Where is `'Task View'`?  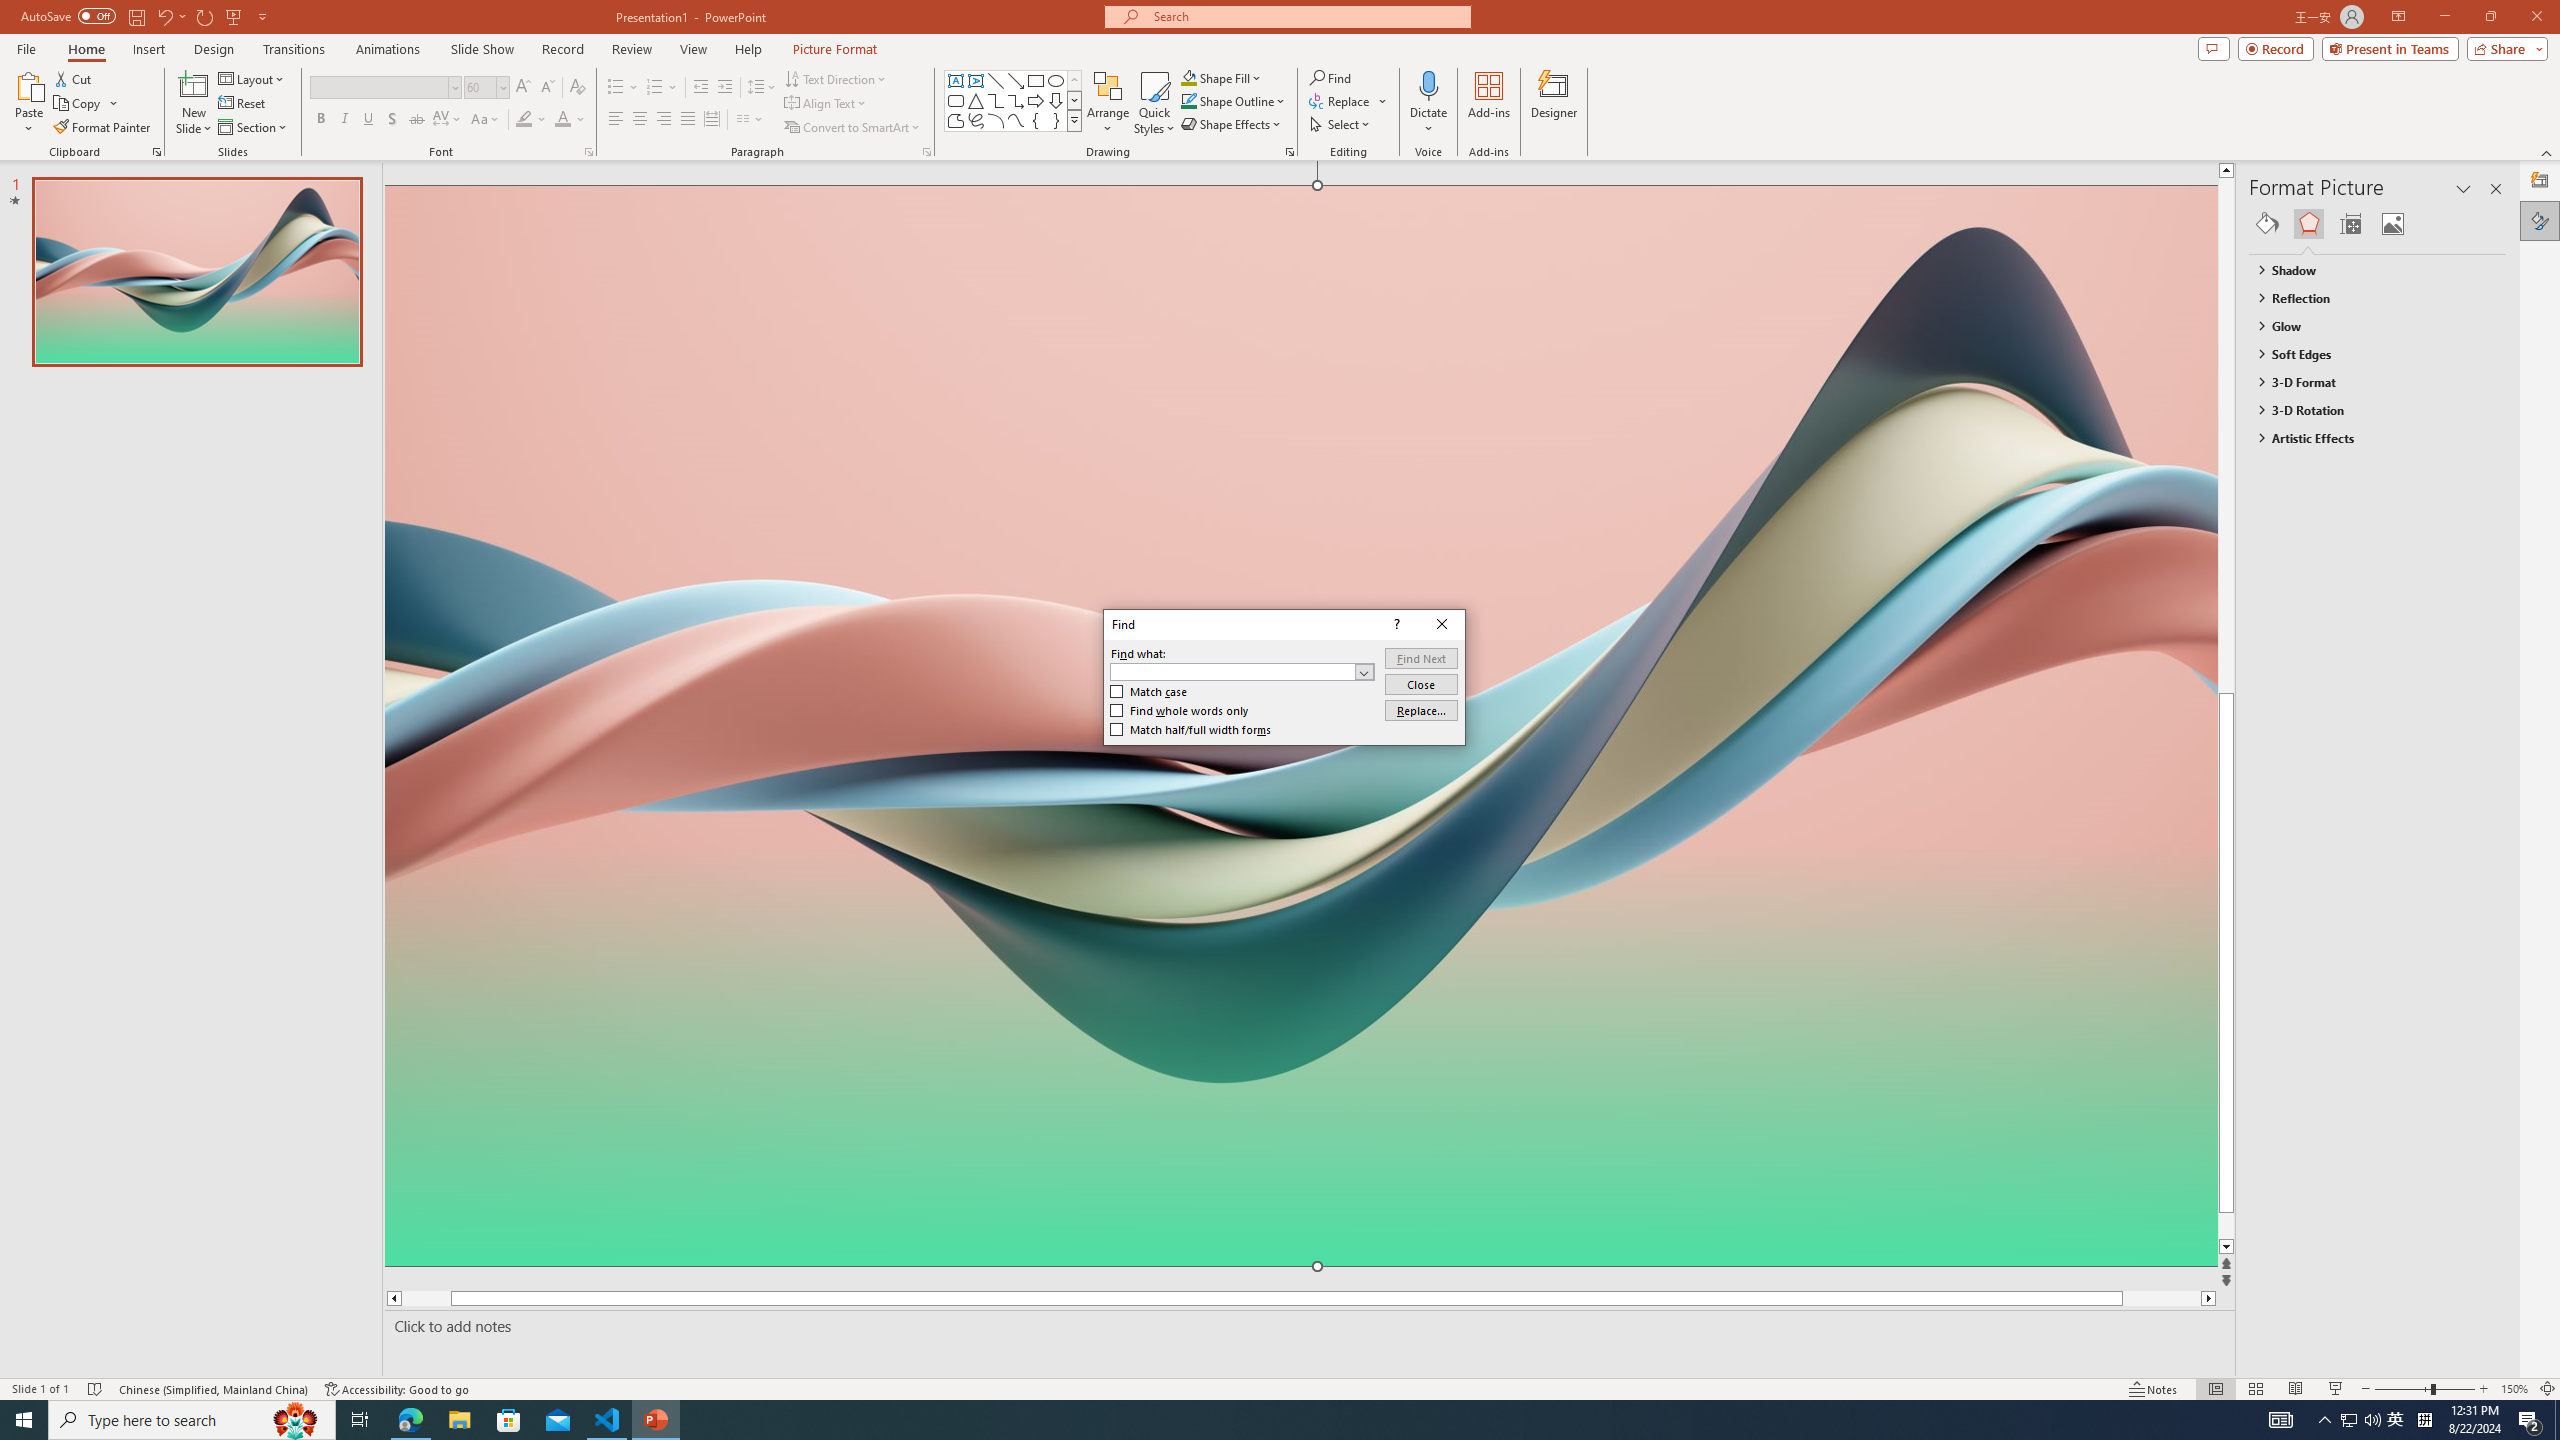 'Task View' is located at coordinates (358, 1418).